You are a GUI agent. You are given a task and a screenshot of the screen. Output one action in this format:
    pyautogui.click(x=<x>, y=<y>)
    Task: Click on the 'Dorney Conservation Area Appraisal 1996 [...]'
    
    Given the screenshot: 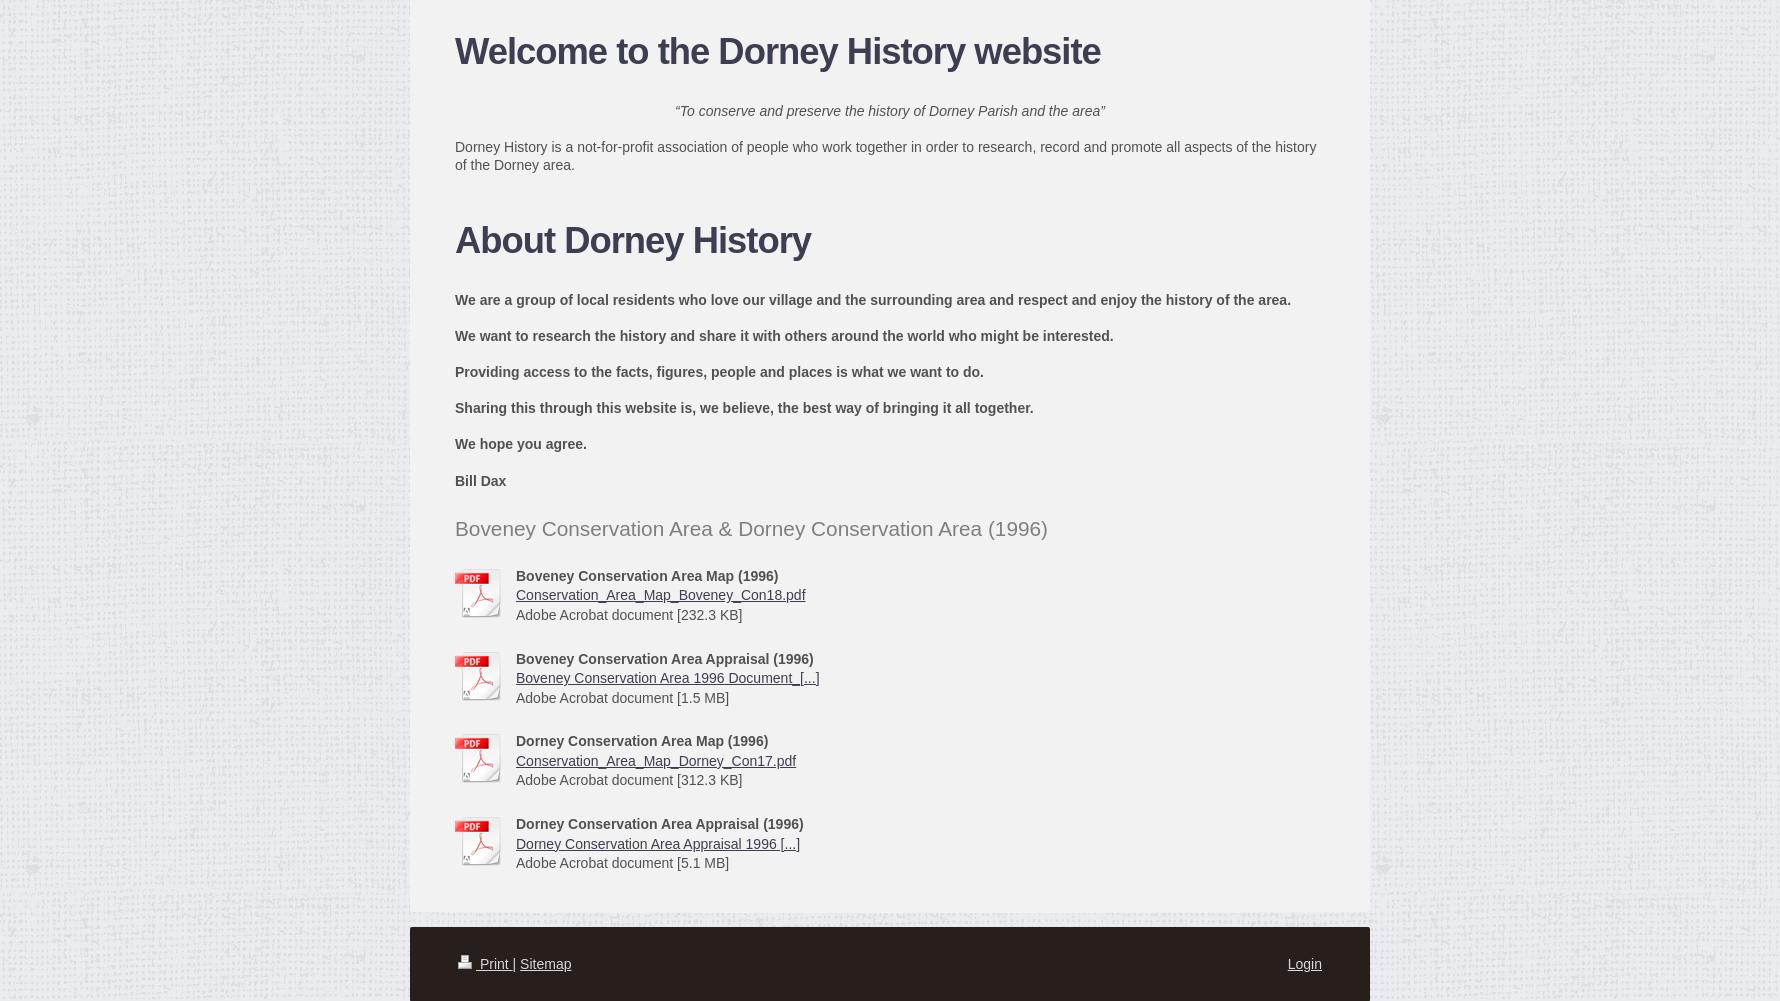 What is the action you would take?
    pyautogui.click(x=658, y=842)
    